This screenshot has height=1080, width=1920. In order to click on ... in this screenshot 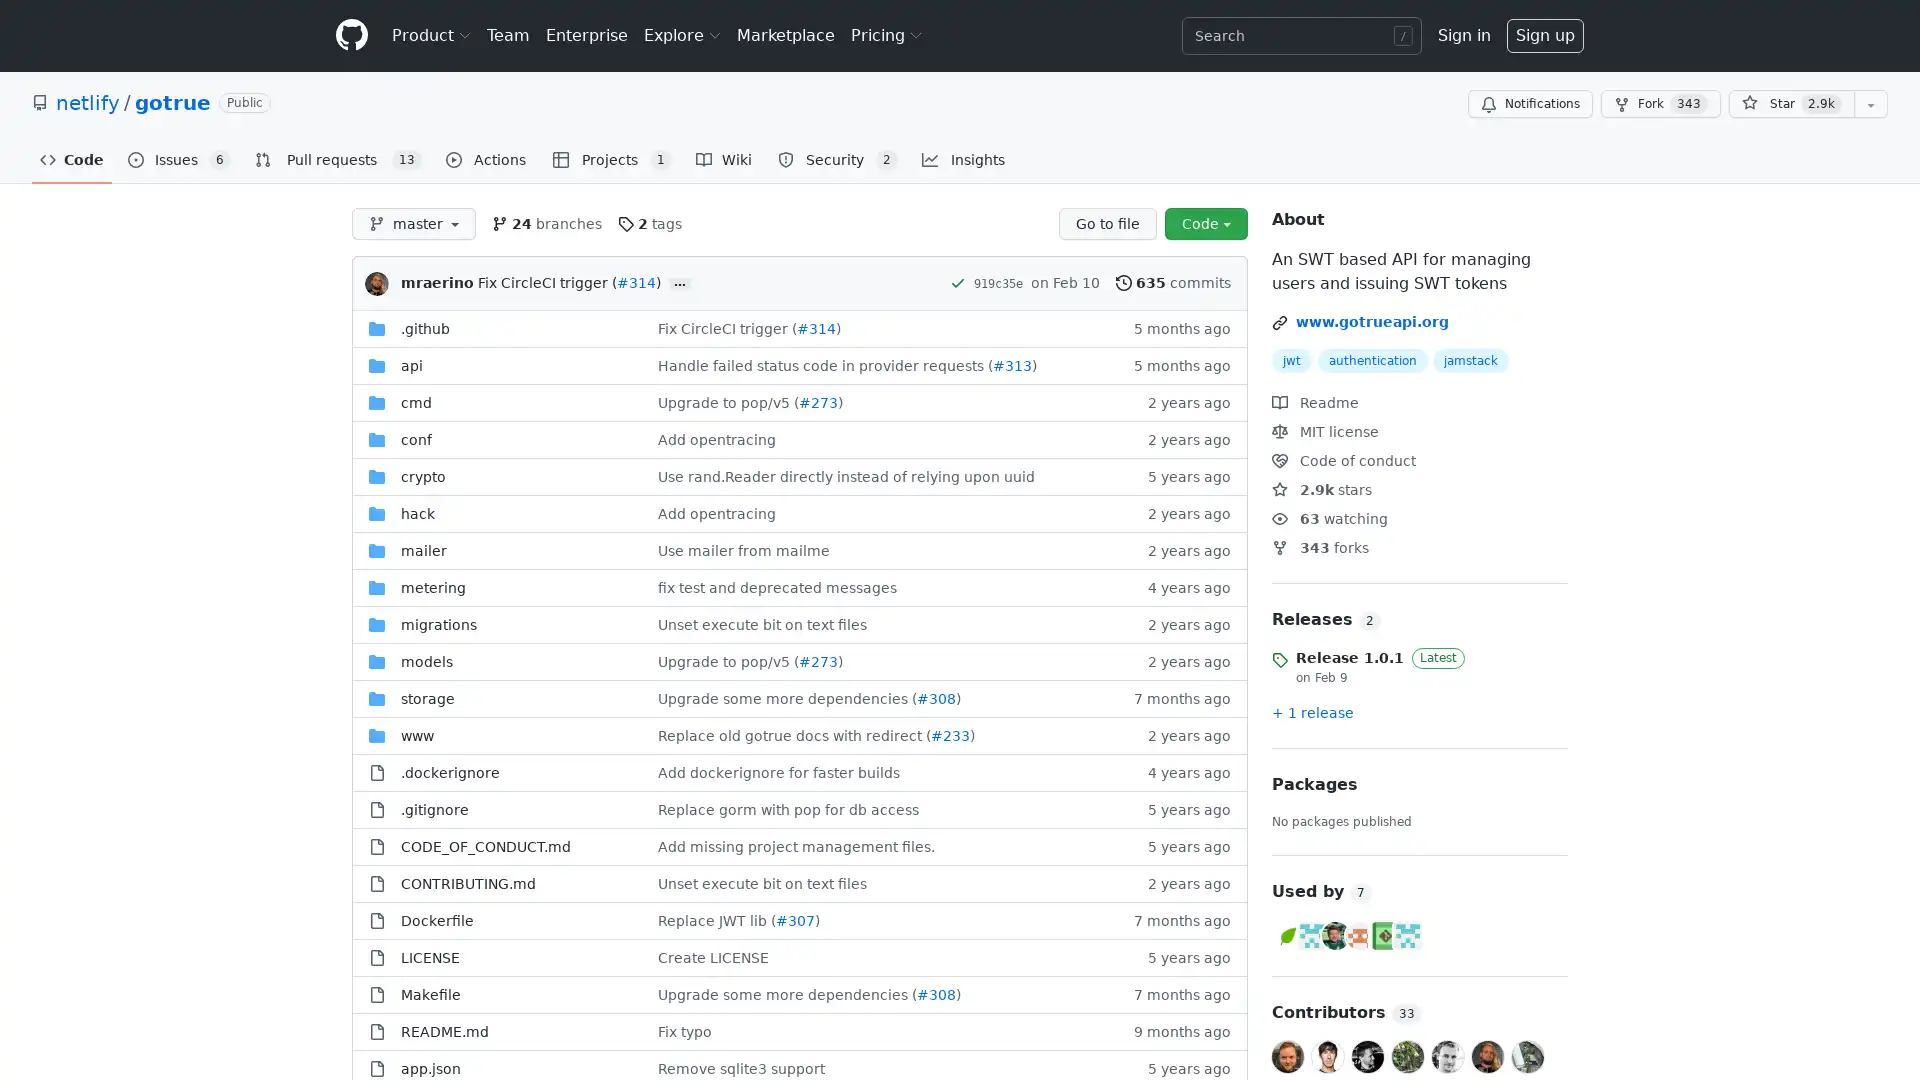, I will do `click(680, 284)`.